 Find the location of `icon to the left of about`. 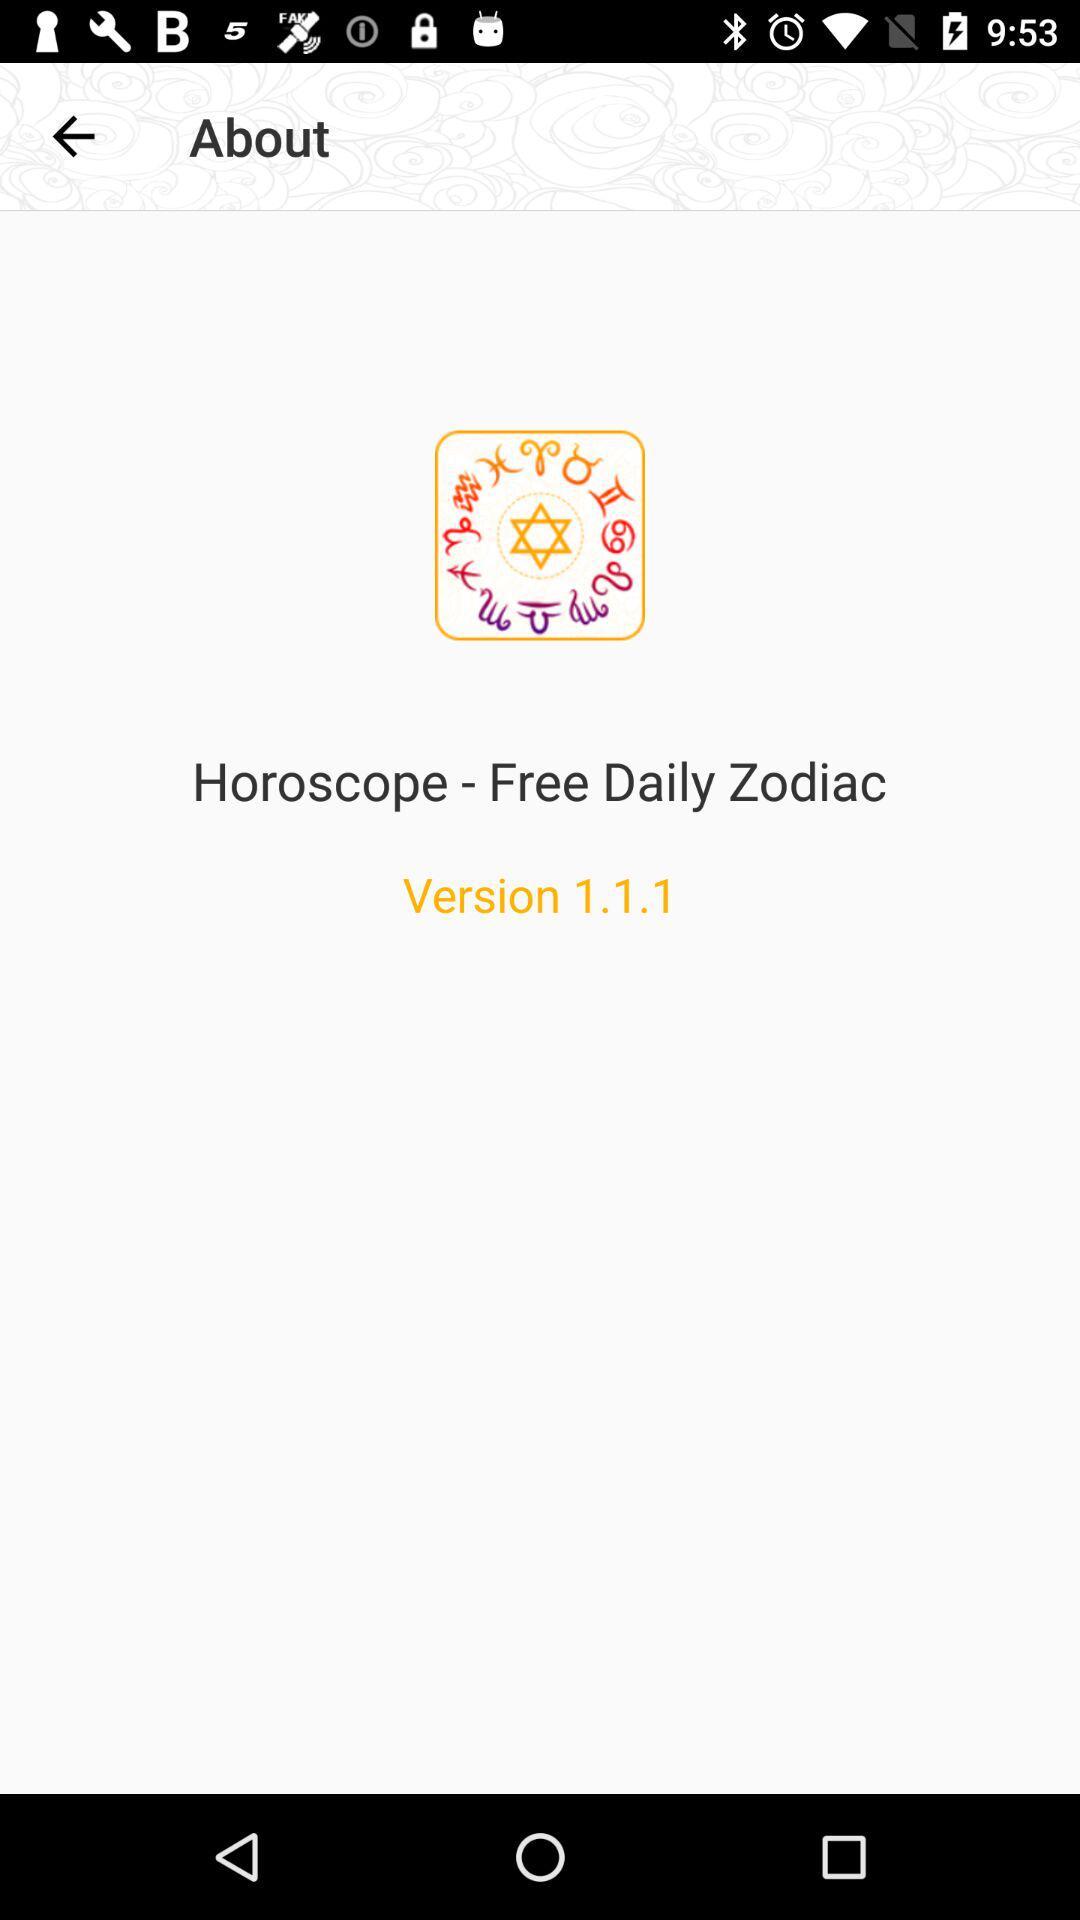

icon to the left of about is located at coordinates (72, 135).